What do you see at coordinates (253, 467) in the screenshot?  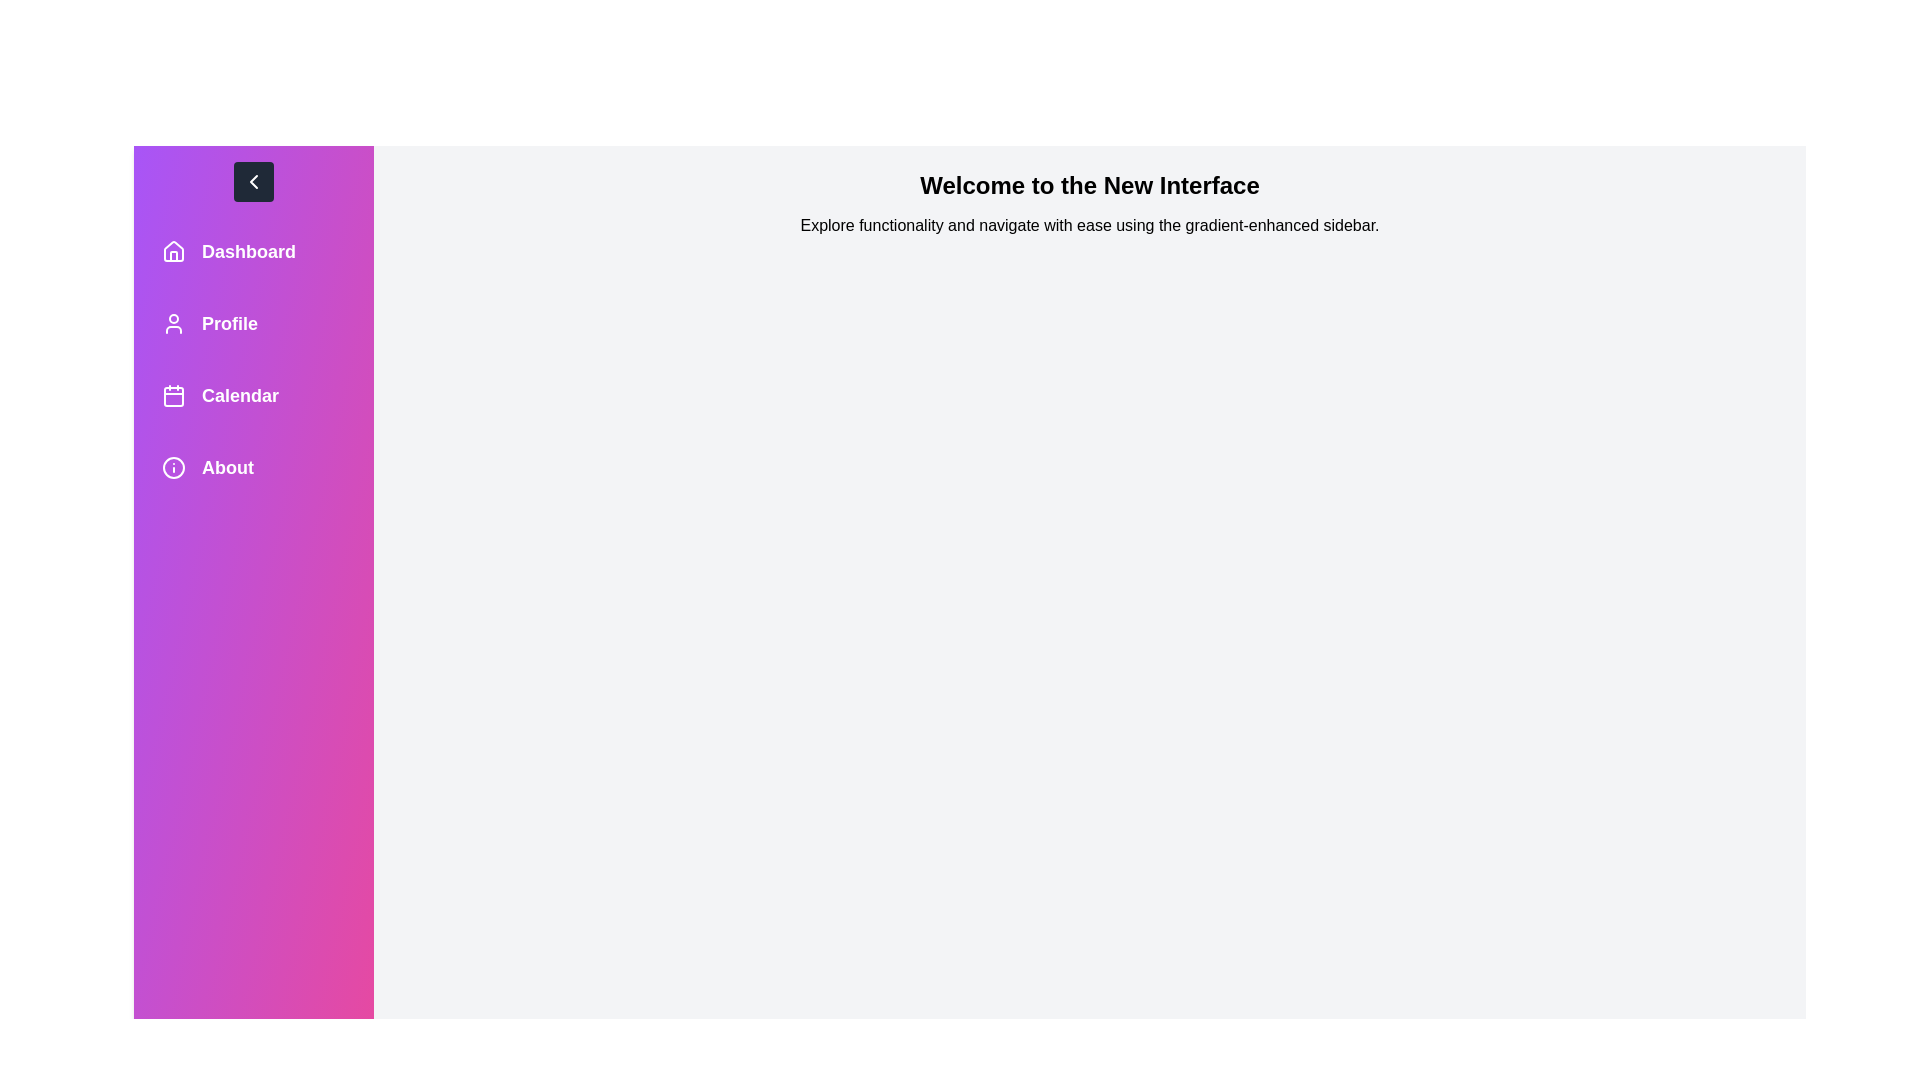 I see `the menu item labeled About to navigate to the corresponding section` at bounding box center [253, 467].